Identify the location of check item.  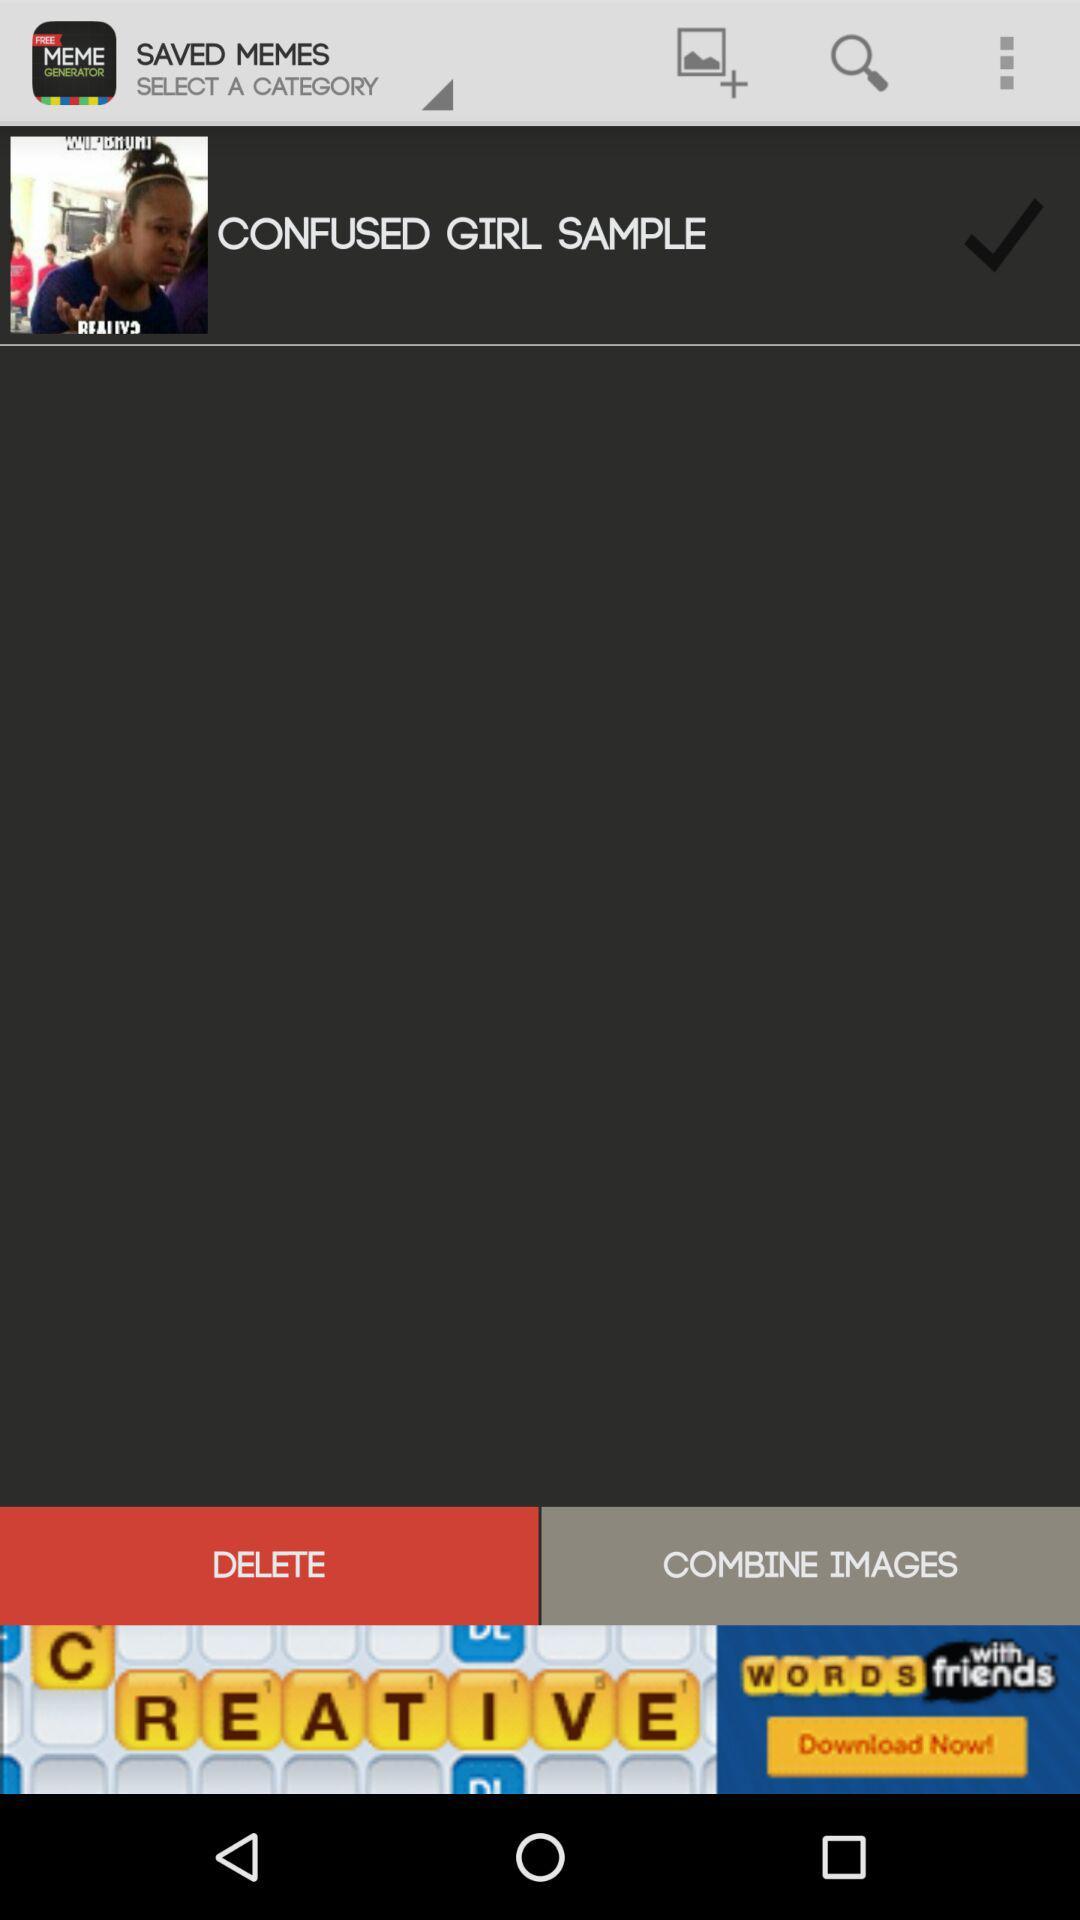
(1003, 235).